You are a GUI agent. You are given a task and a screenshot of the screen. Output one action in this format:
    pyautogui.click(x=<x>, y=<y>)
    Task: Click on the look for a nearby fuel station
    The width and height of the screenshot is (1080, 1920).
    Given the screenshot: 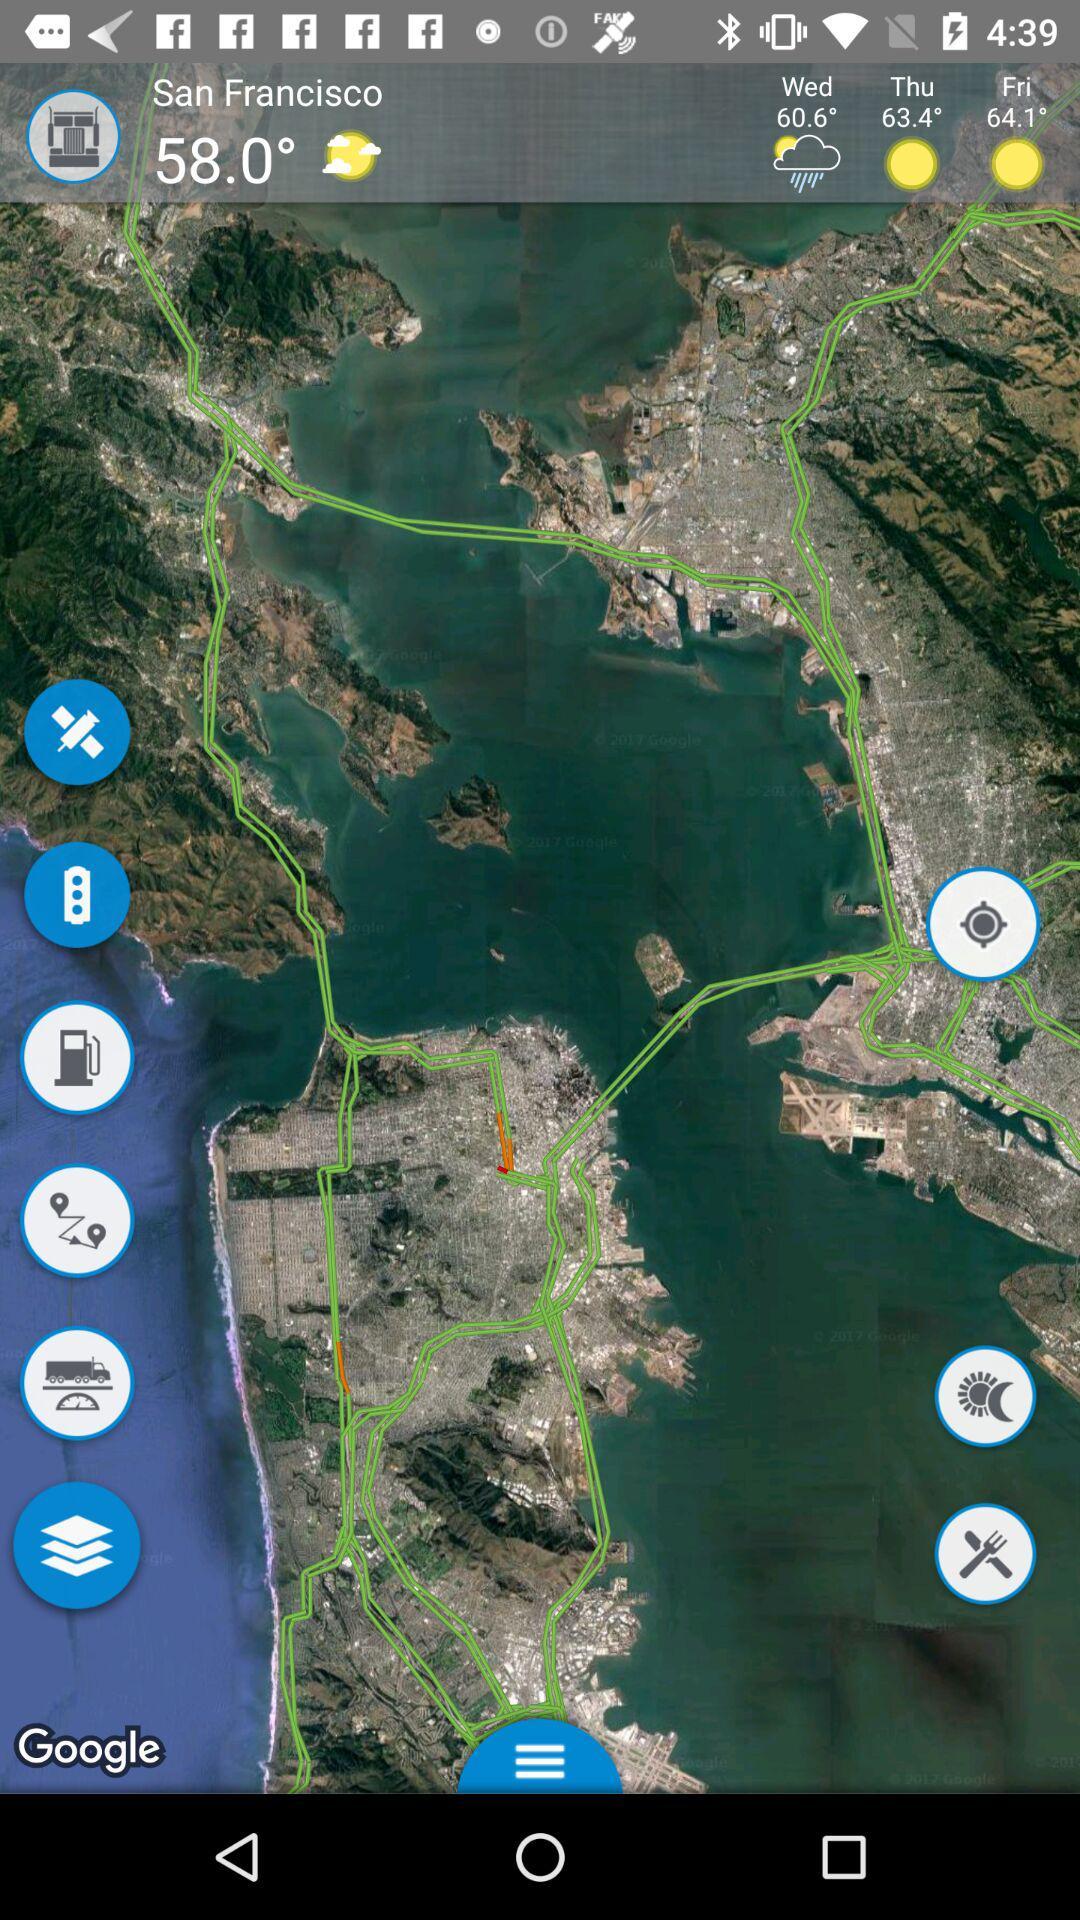 What is the action you would take?
    pyautogui.click(x=75, y=1060)
    